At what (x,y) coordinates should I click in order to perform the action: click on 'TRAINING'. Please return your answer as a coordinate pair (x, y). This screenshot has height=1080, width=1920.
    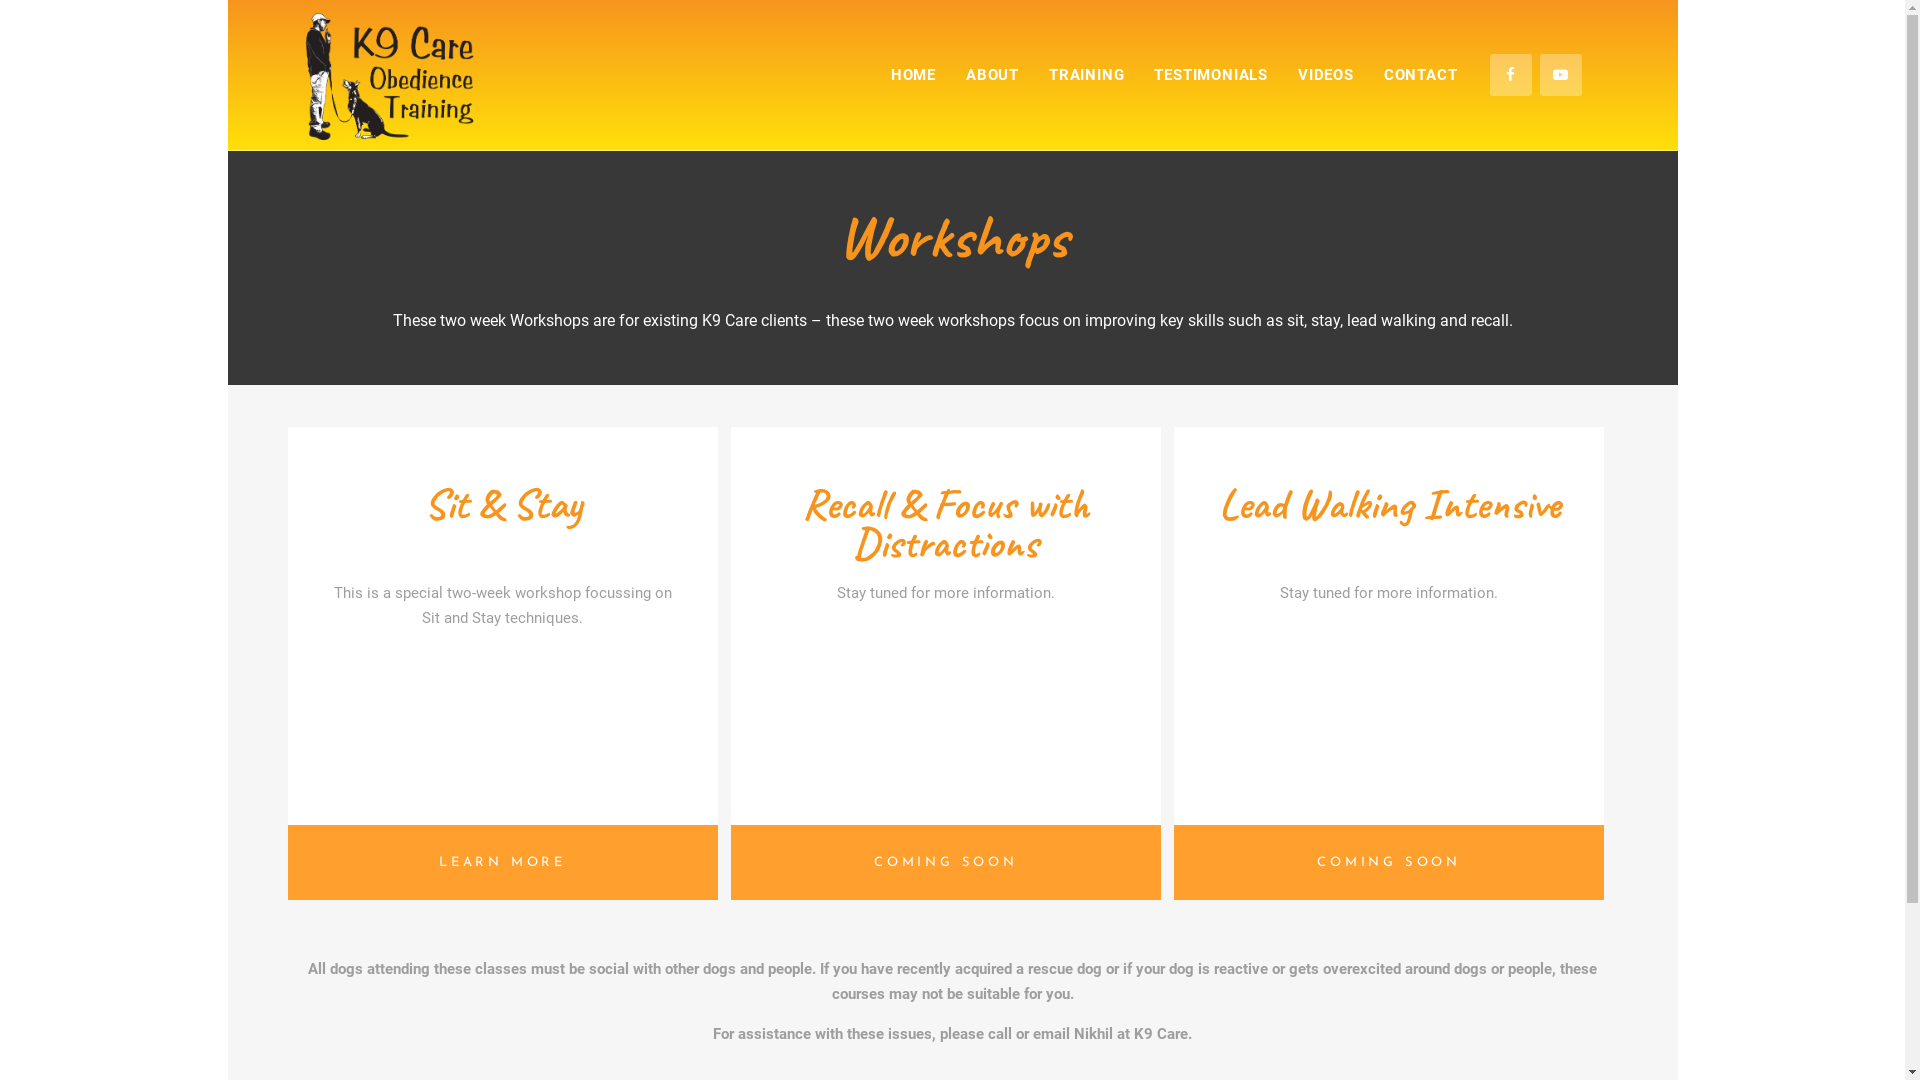
    Looking at the image, I should click on (1085, 73).